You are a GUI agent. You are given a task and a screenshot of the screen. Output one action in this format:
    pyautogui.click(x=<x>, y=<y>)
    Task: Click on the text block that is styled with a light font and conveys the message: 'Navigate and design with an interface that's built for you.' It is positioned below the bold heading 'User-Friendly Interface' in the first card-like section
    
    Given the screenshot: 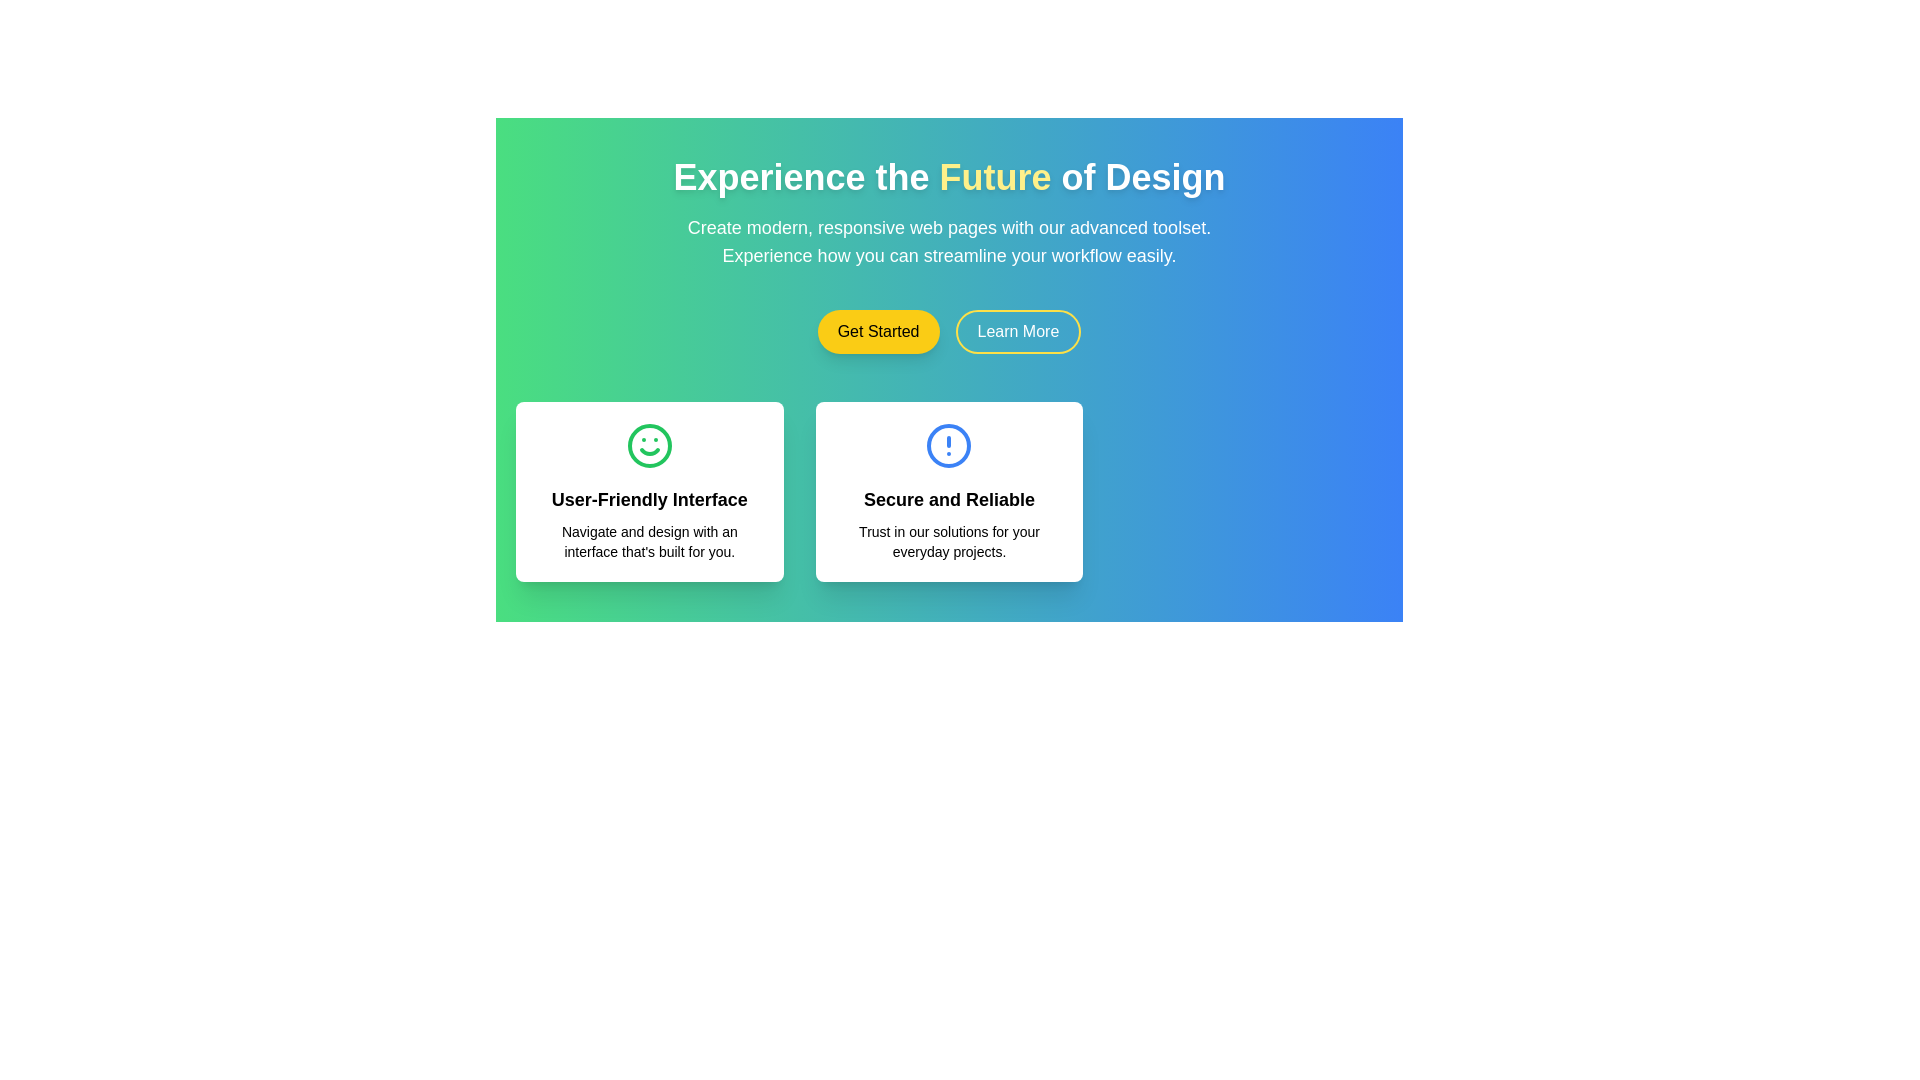 What is the action you would take?
    pyautogui.click(x=649, y=542)
    